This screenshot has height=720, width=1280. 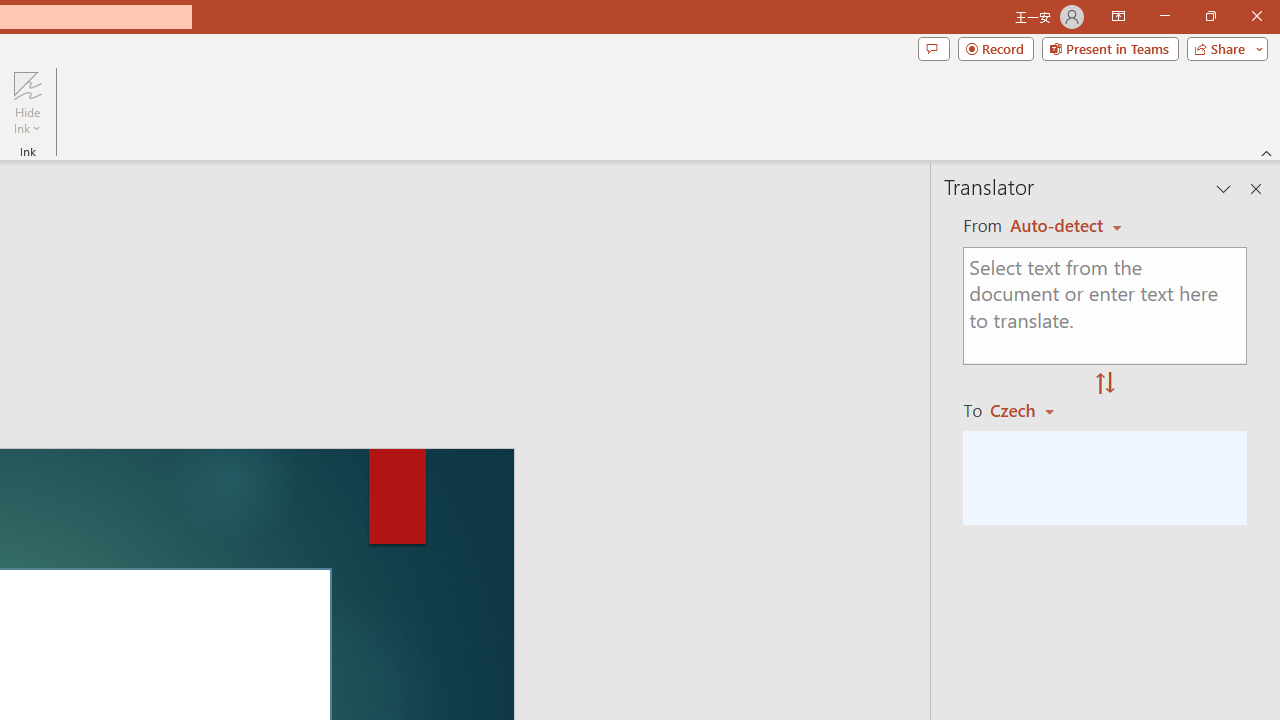 I want to click on 'Hide Ink', so click(x=27, y=103).